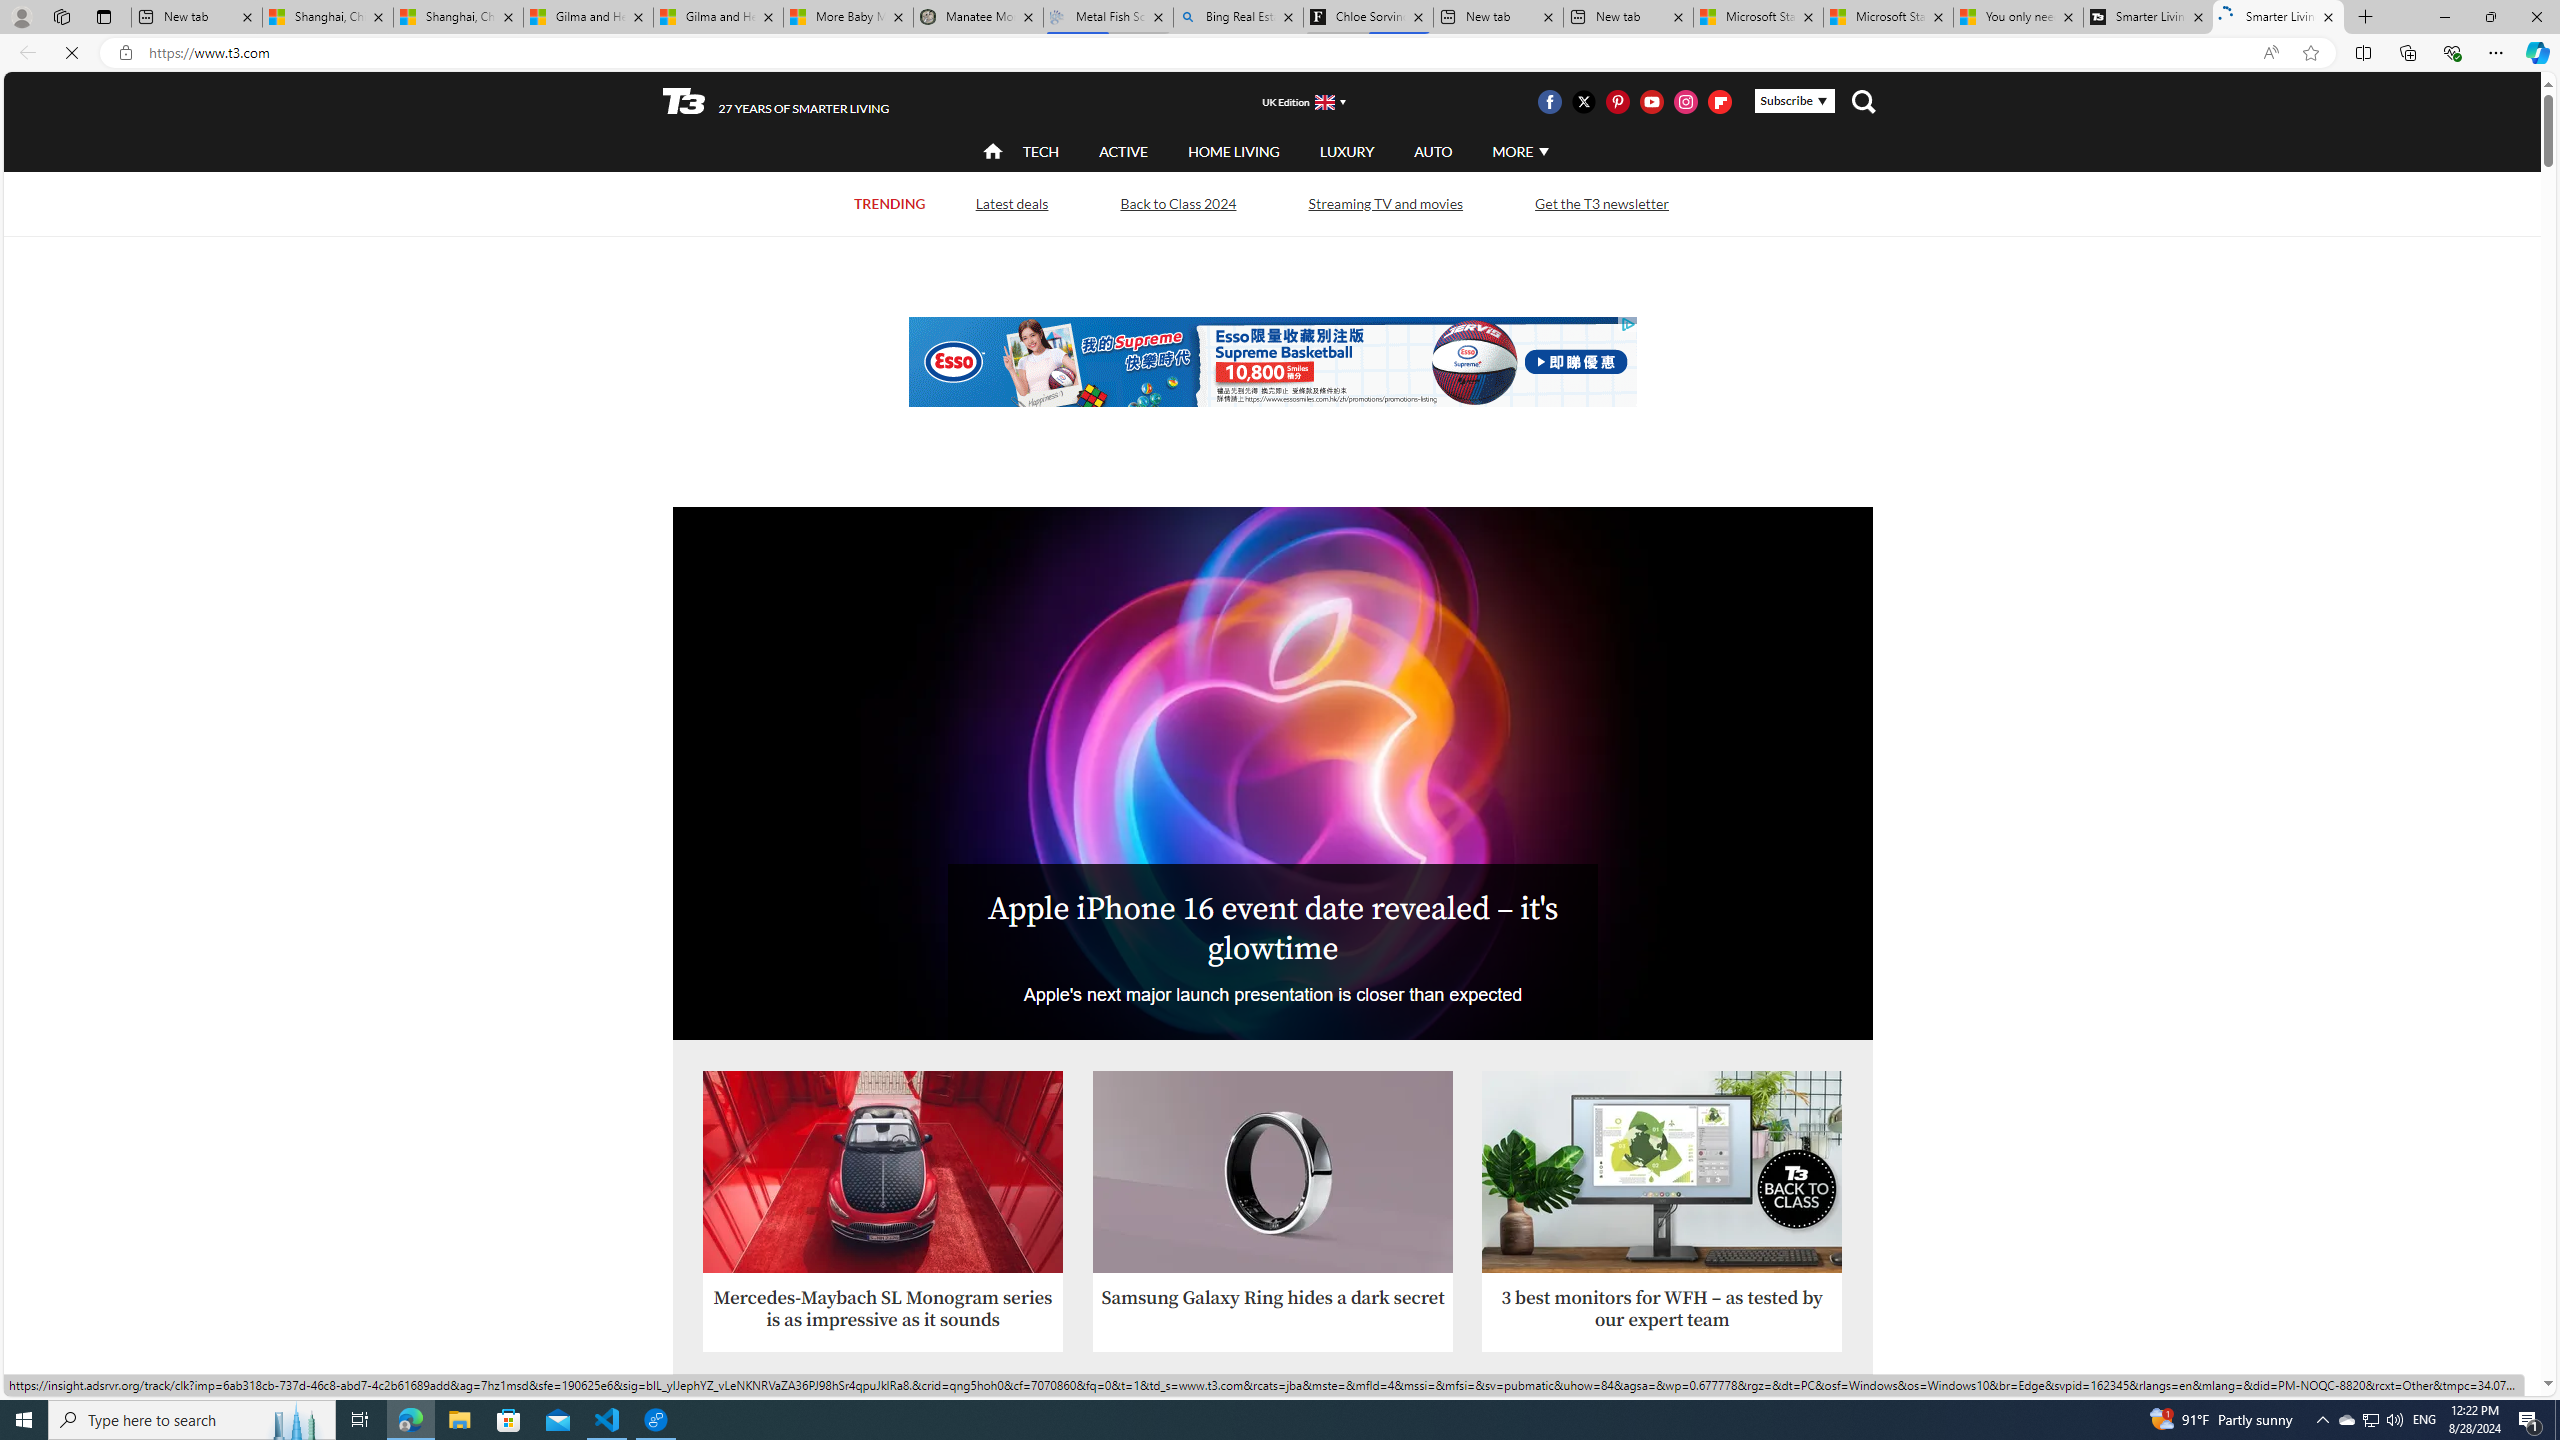 The width and height of the screenshot is (2560, 1440). What do you see at coordinates (1367, 16) in the screenshot?
I see `'Chloe Sorvino'` at bounding box center [1367, 16].